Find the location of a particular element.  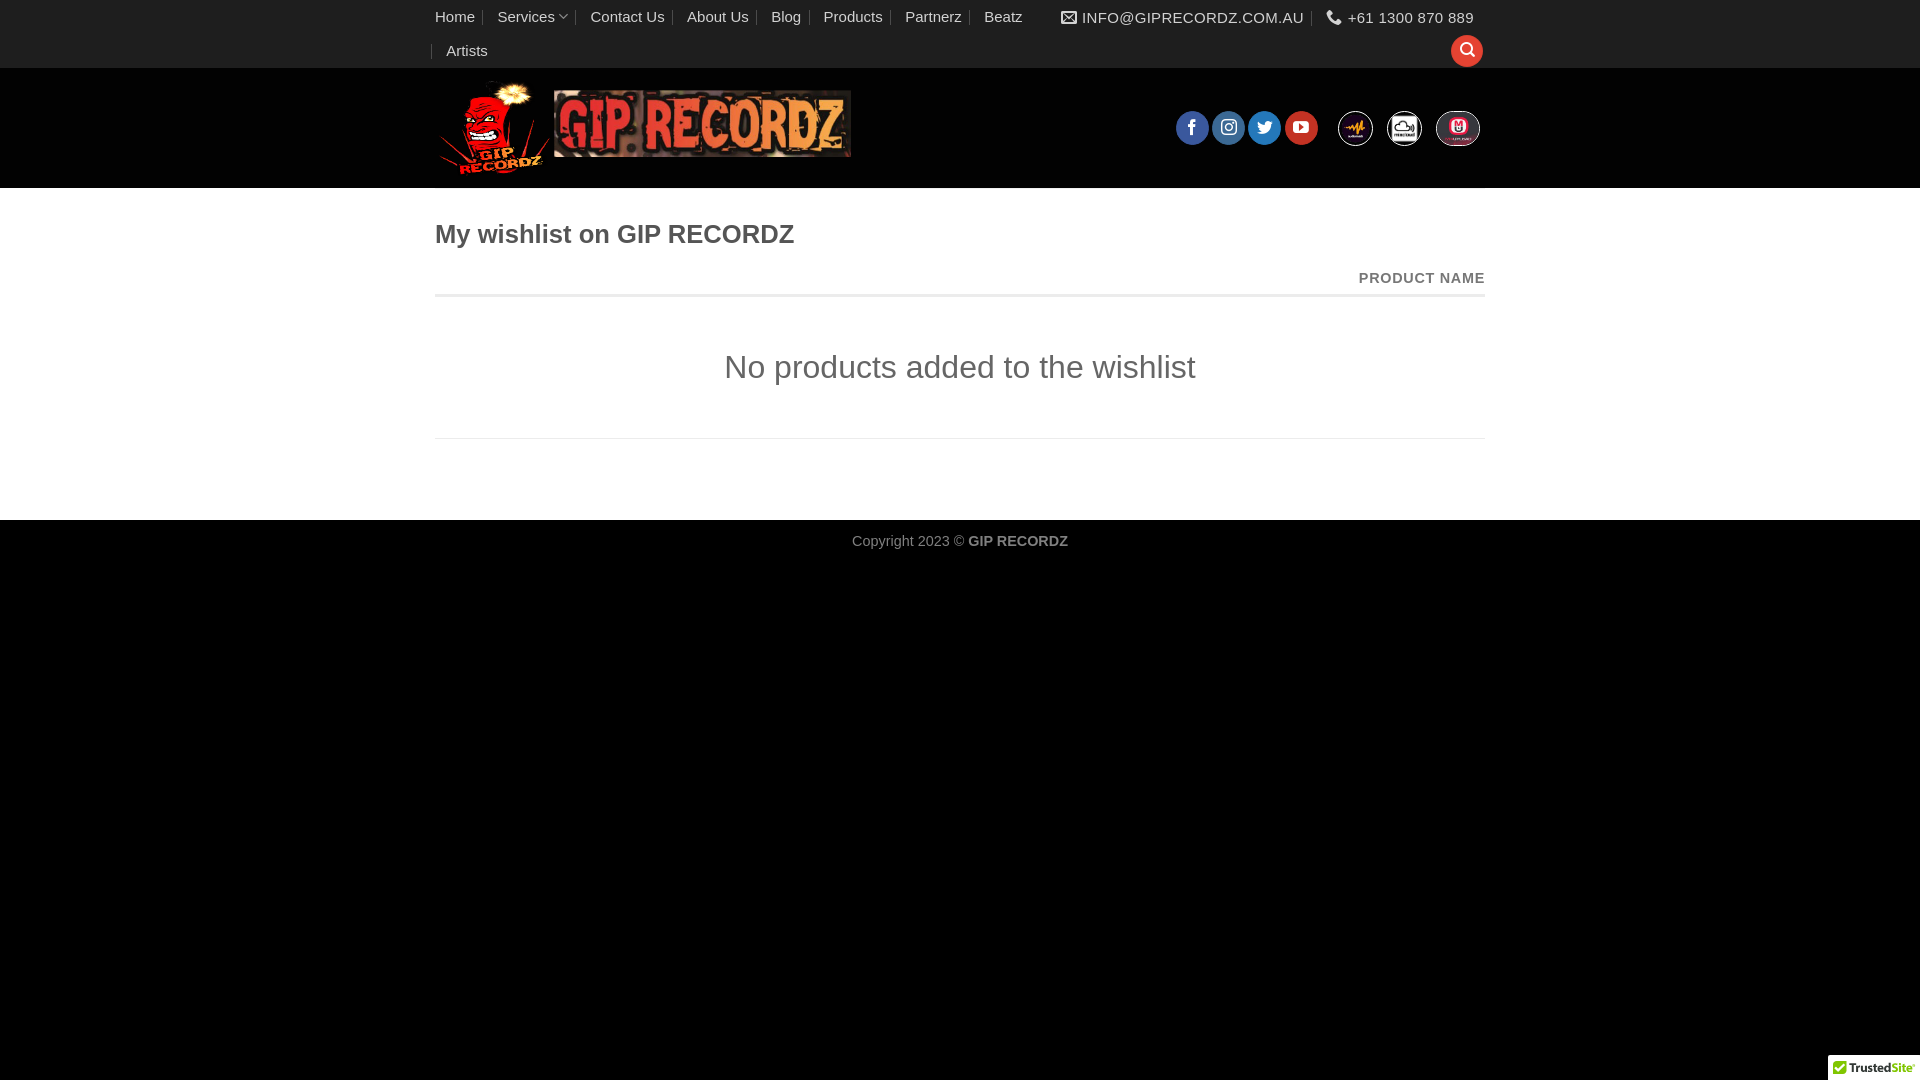

'Services' is located at coordinates (497, 16).